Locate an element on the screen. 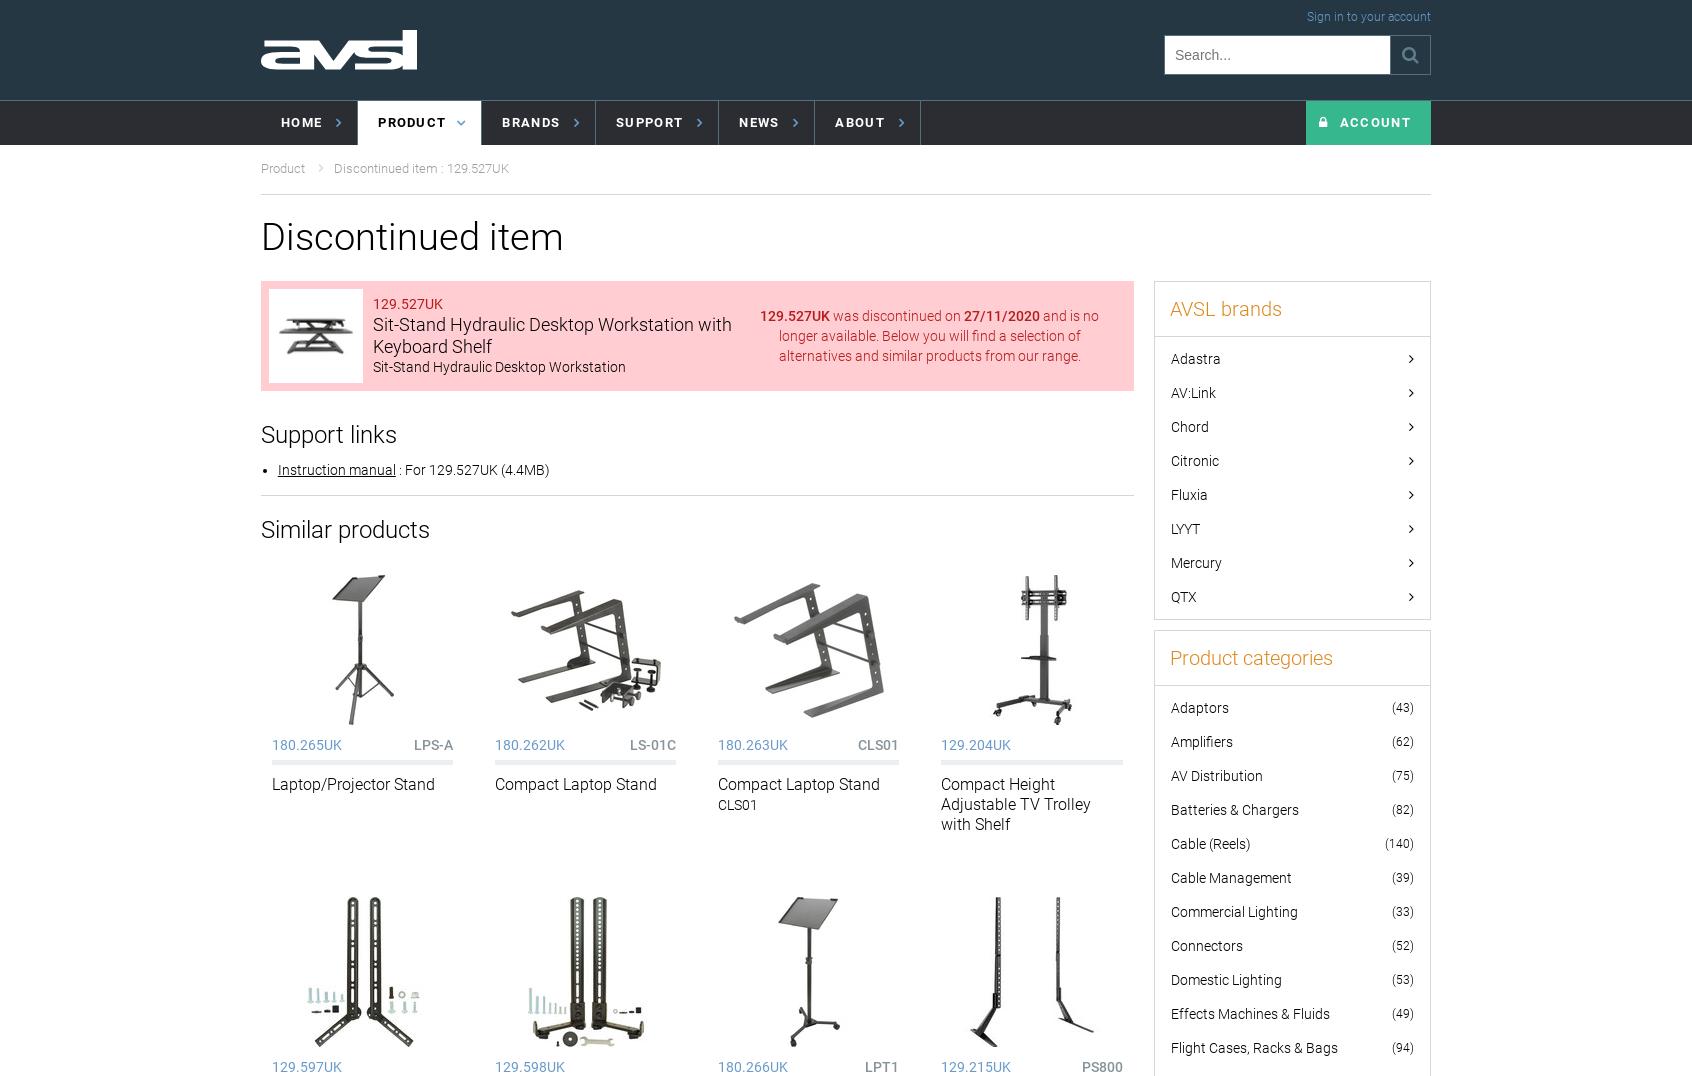  'Product categories' is located at coordinates (1250, 656).